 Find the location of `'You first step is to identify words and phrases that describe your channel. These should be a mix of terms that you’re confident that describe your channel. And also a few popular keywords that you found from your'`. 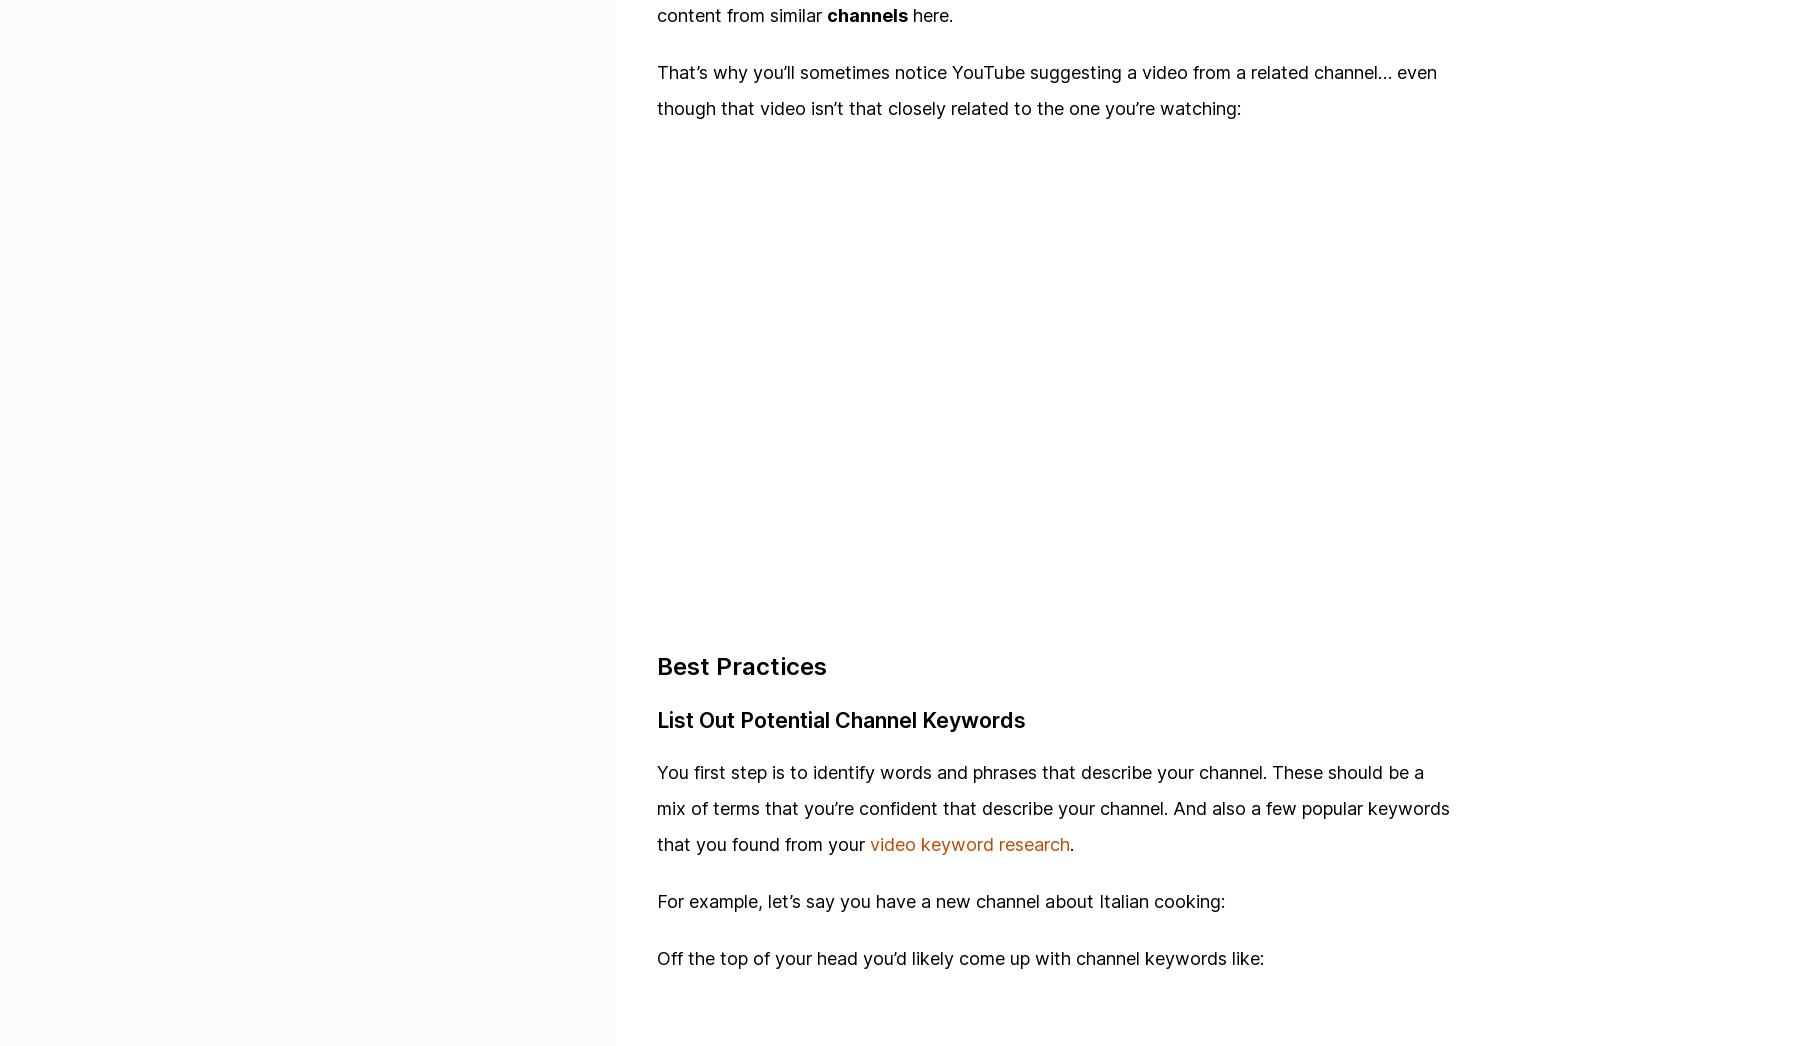

'You first step is to identify words and phrases that describe your channel. These should be a mix of terms that you’re confident that describe your channel. And also a few popular keywords that you found from your' is located at coordinates (1053, 808).